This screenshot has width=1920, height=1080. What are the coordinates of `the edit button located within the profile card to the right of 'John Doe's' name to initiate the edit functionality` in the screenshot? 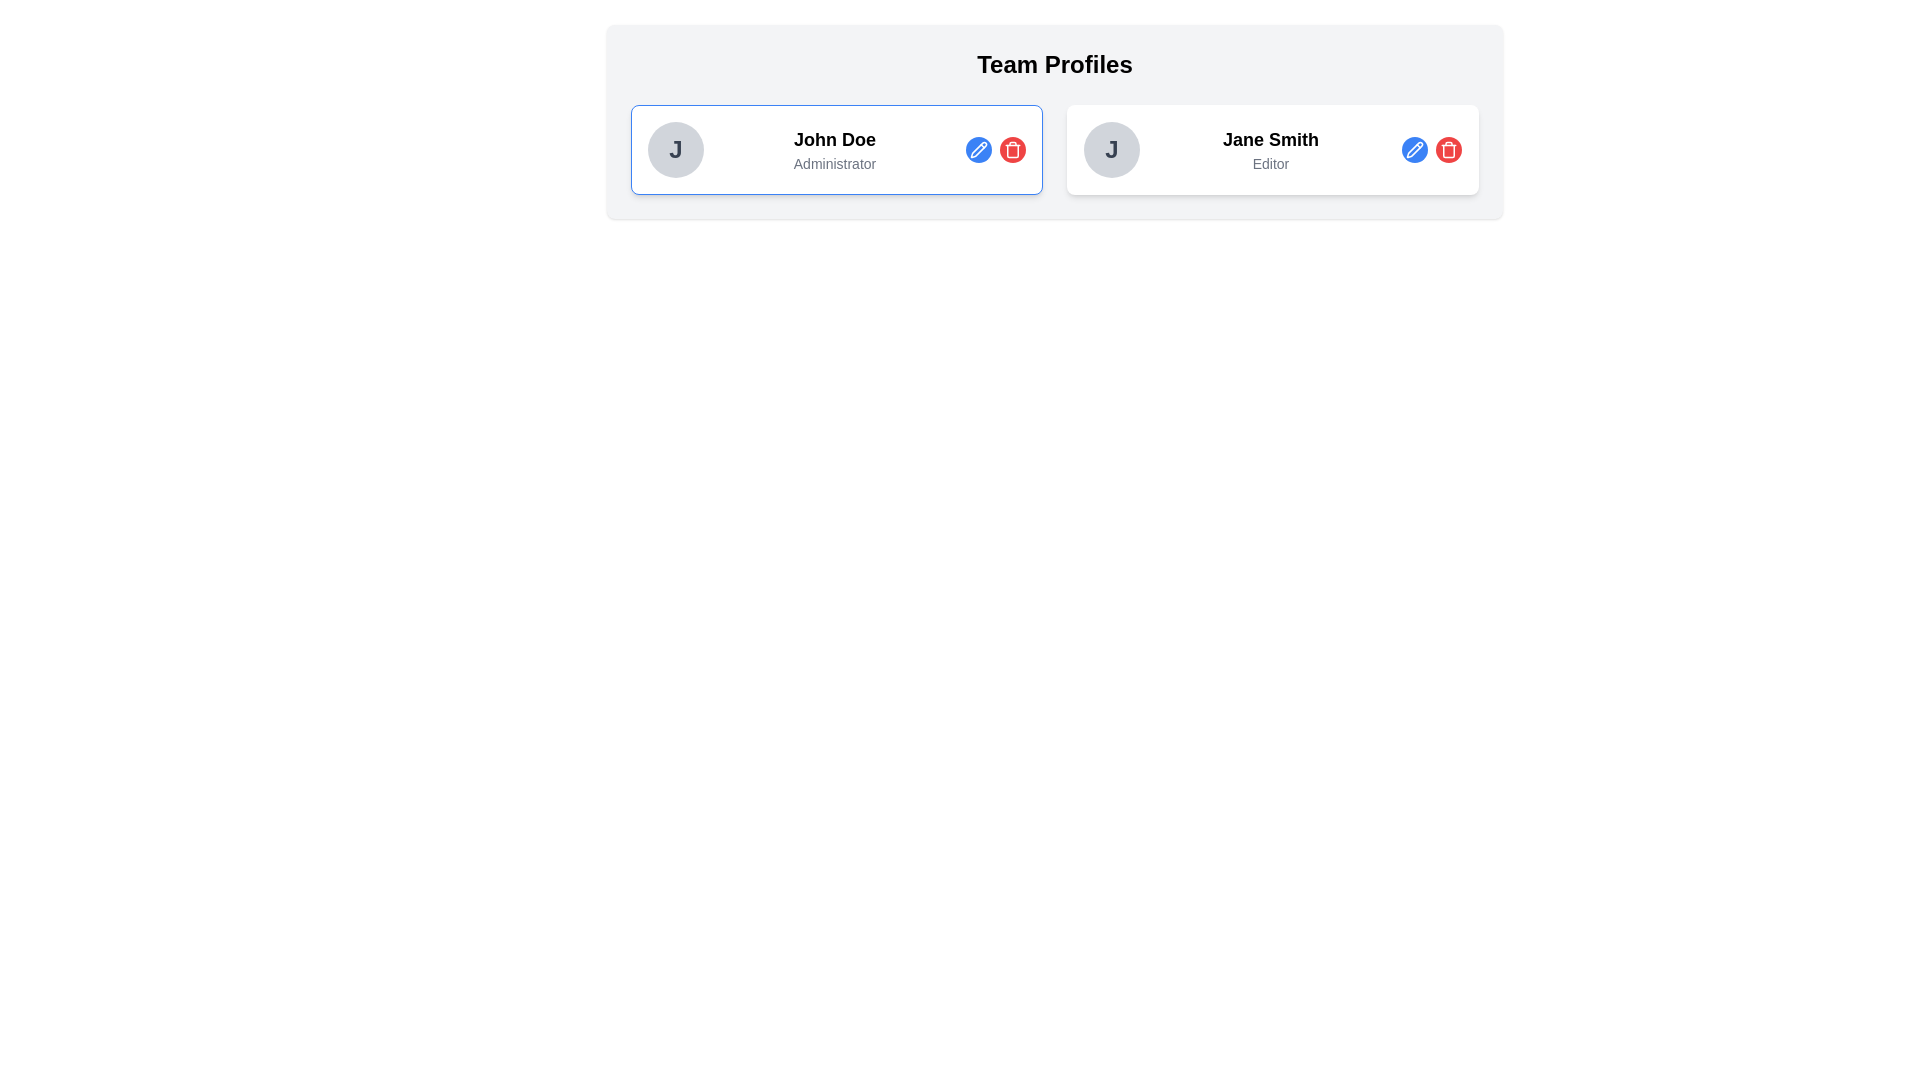 It's located at (979, 149).